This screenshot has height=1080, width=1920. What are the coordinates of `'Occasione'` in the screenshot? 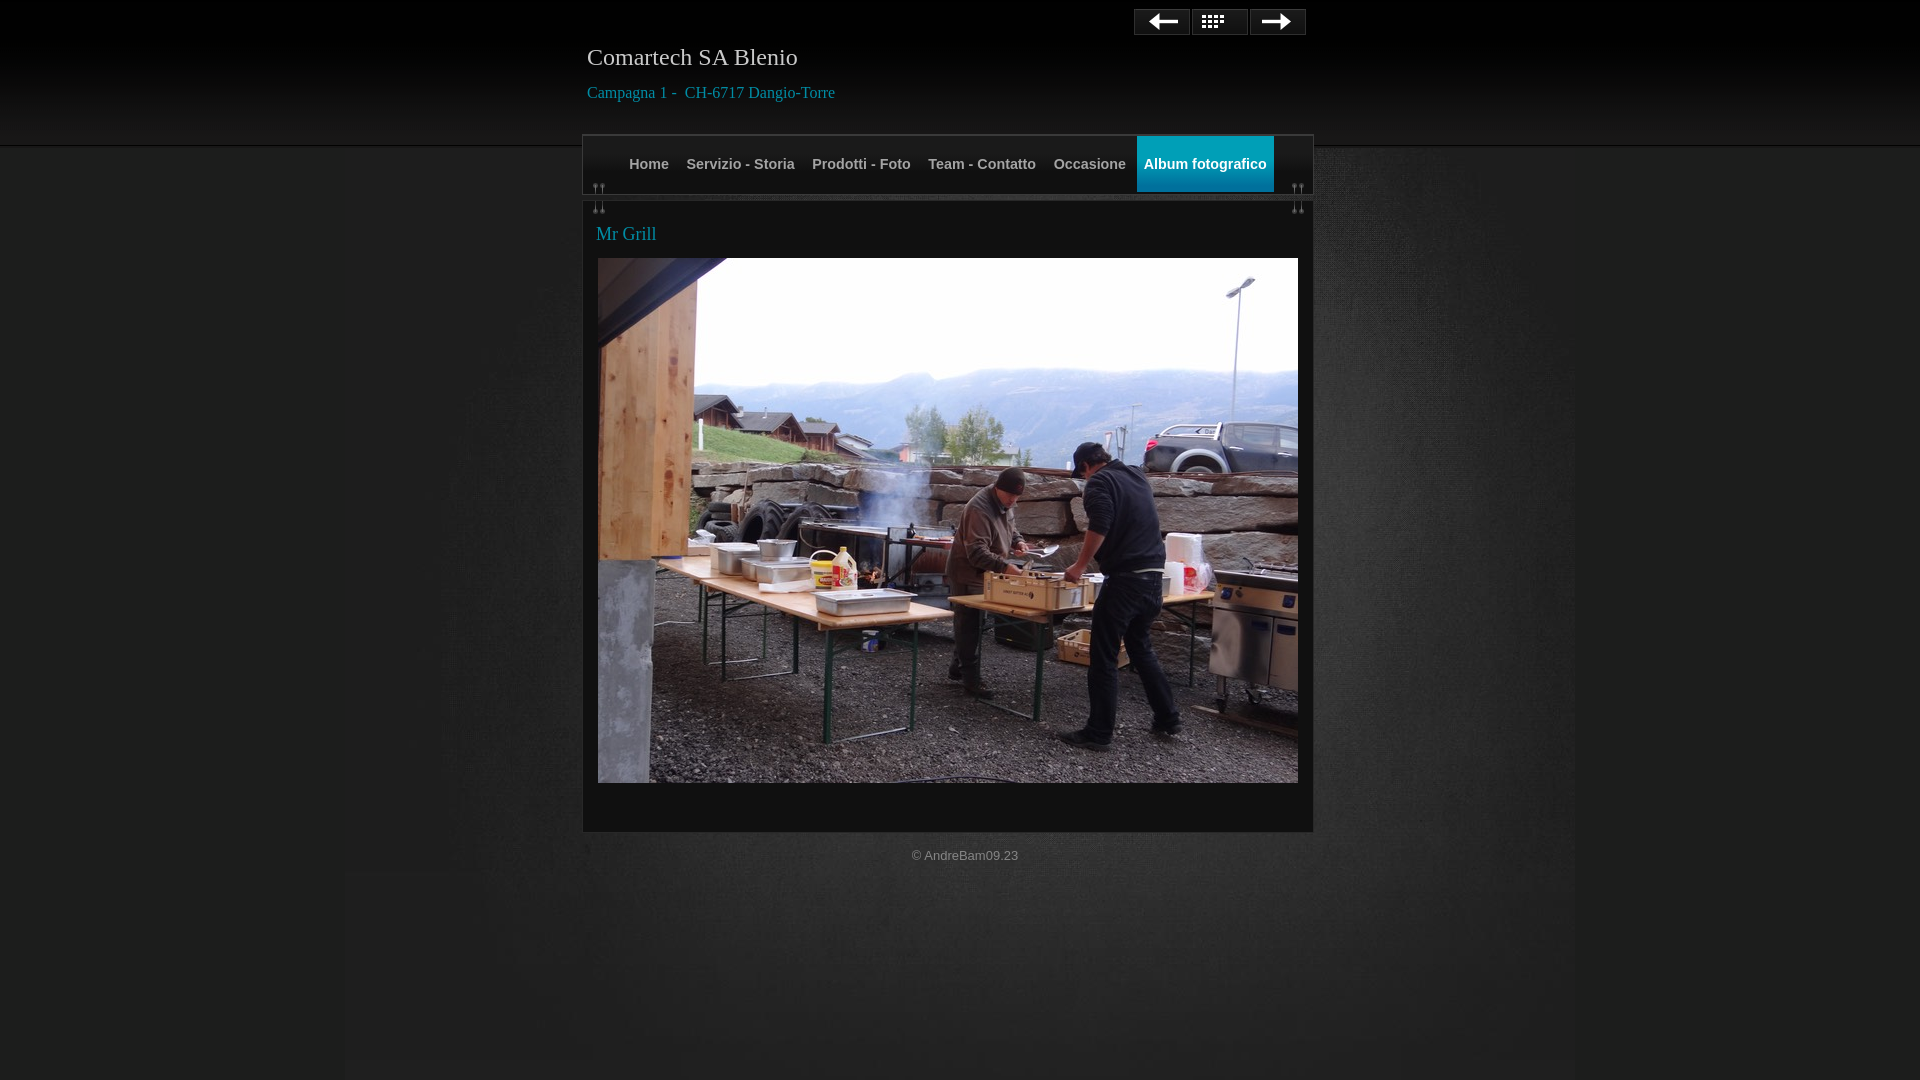 It's located at (1088, 163).